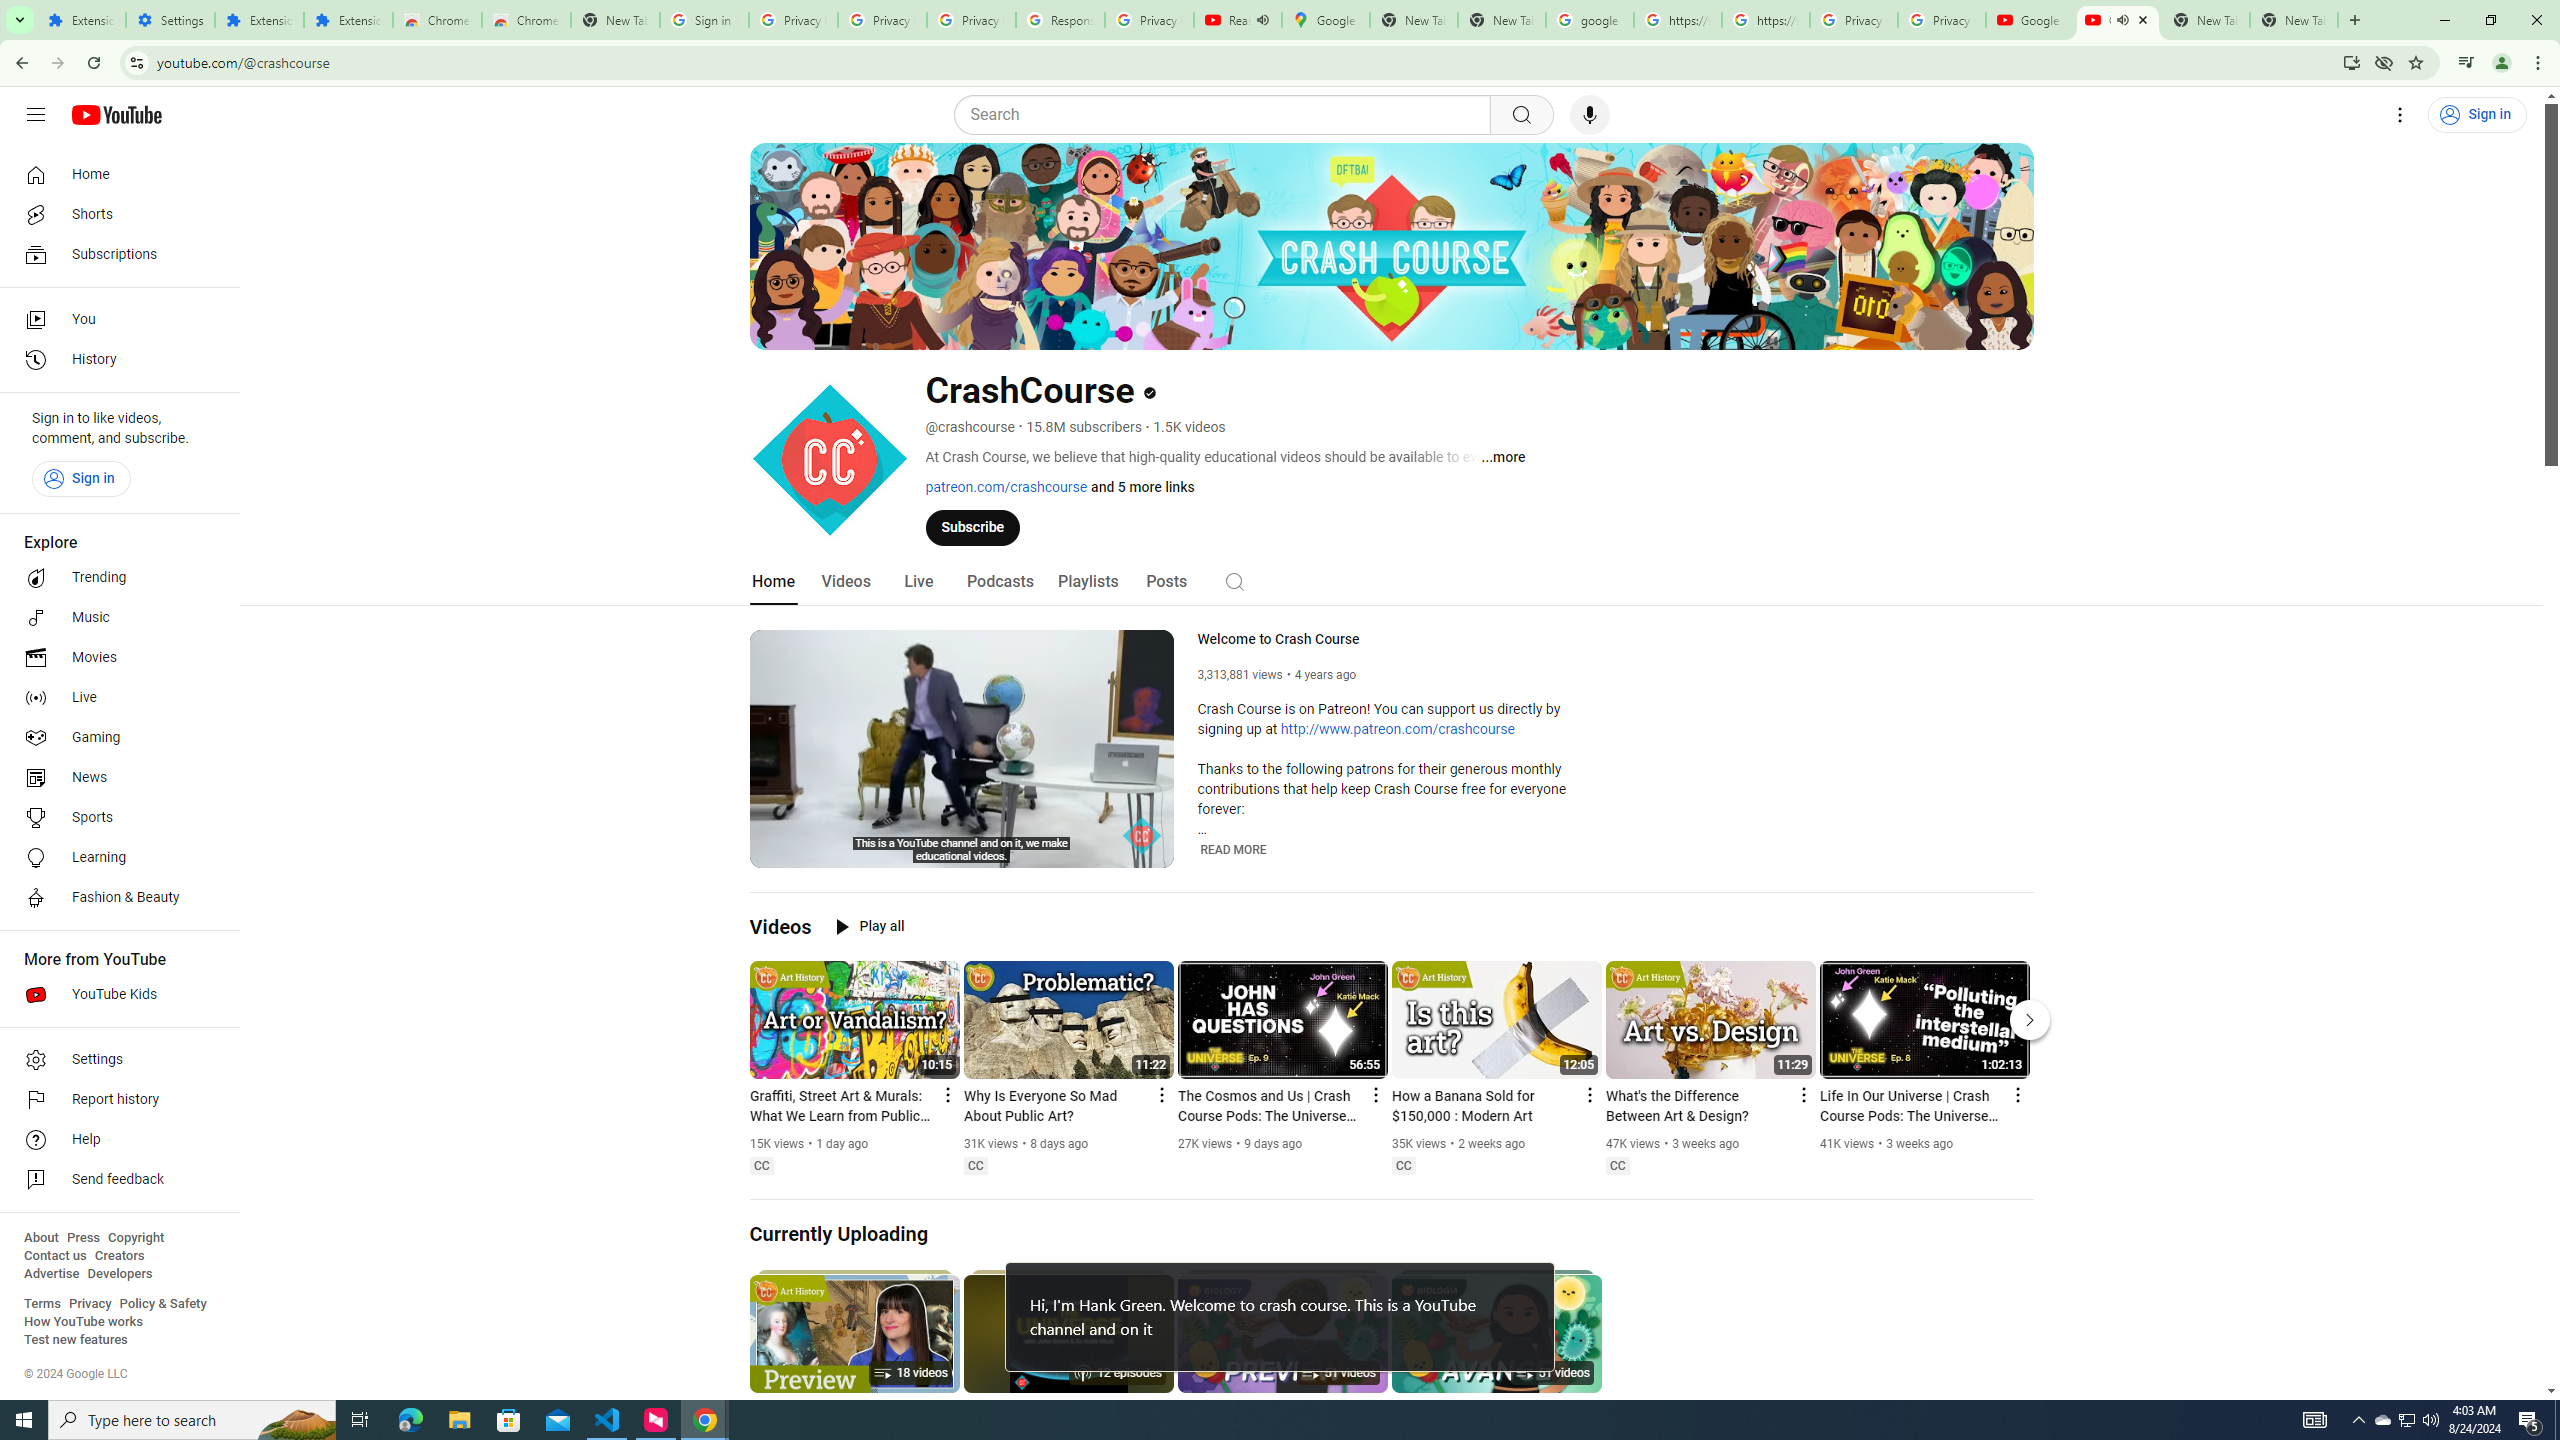 This screenshot has height=1440, width=2560. Describe the element at coordinates (1678, 19) in the screenshot. I see `'https://scholar.google.com/'` at that location.